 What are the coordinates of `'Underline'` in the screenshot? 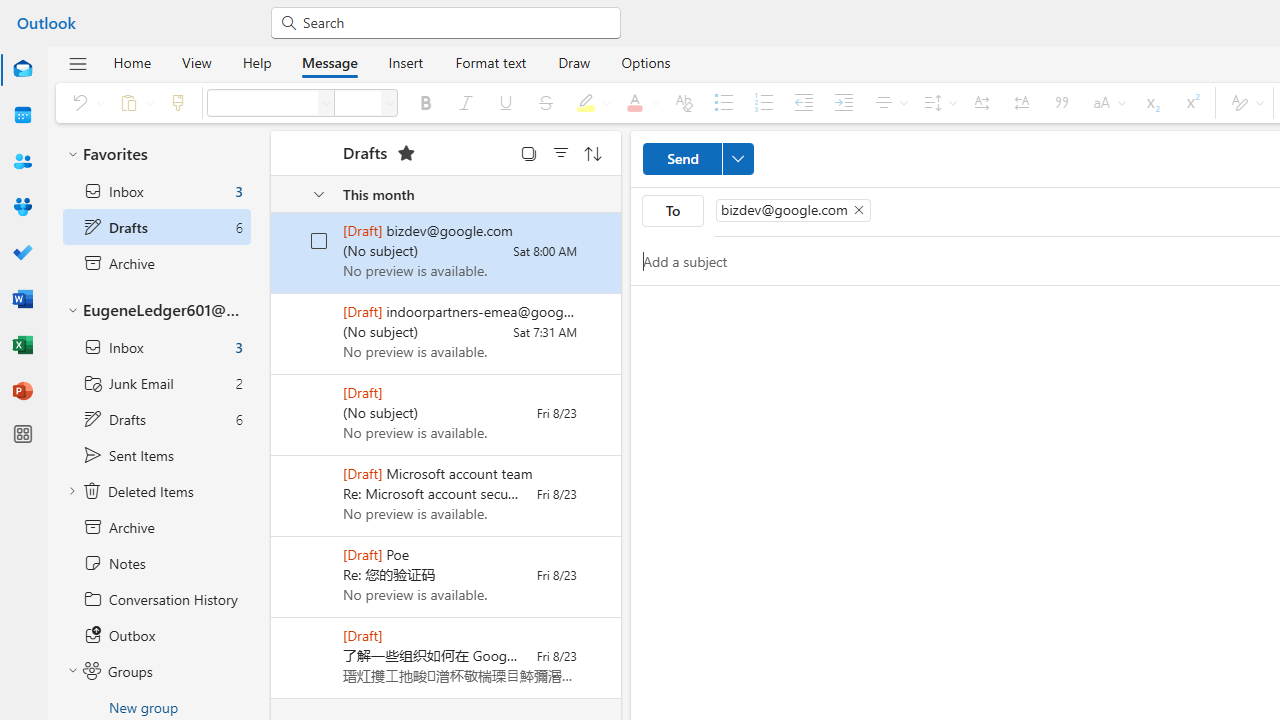 It's located at (506, 102).